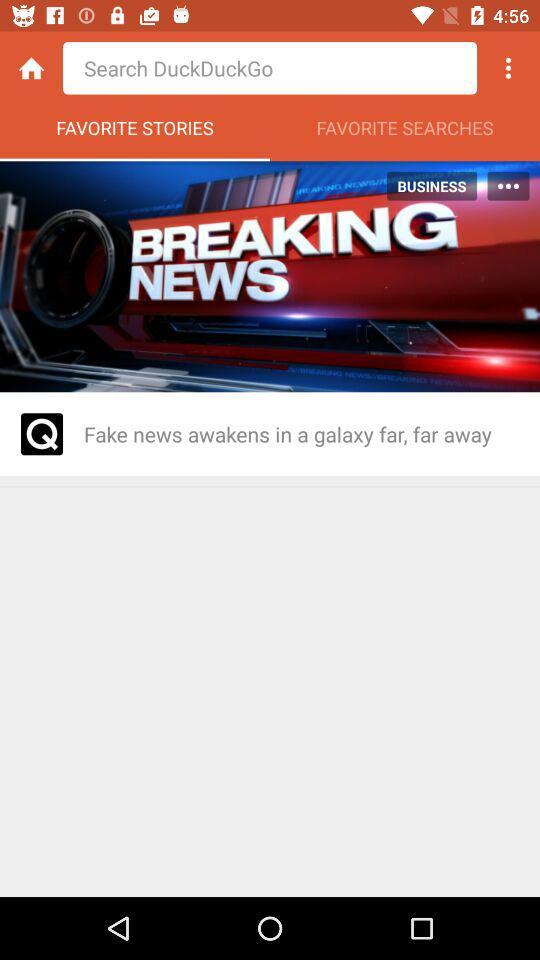  I want to click on the favorite stories item, so click(135, 132).